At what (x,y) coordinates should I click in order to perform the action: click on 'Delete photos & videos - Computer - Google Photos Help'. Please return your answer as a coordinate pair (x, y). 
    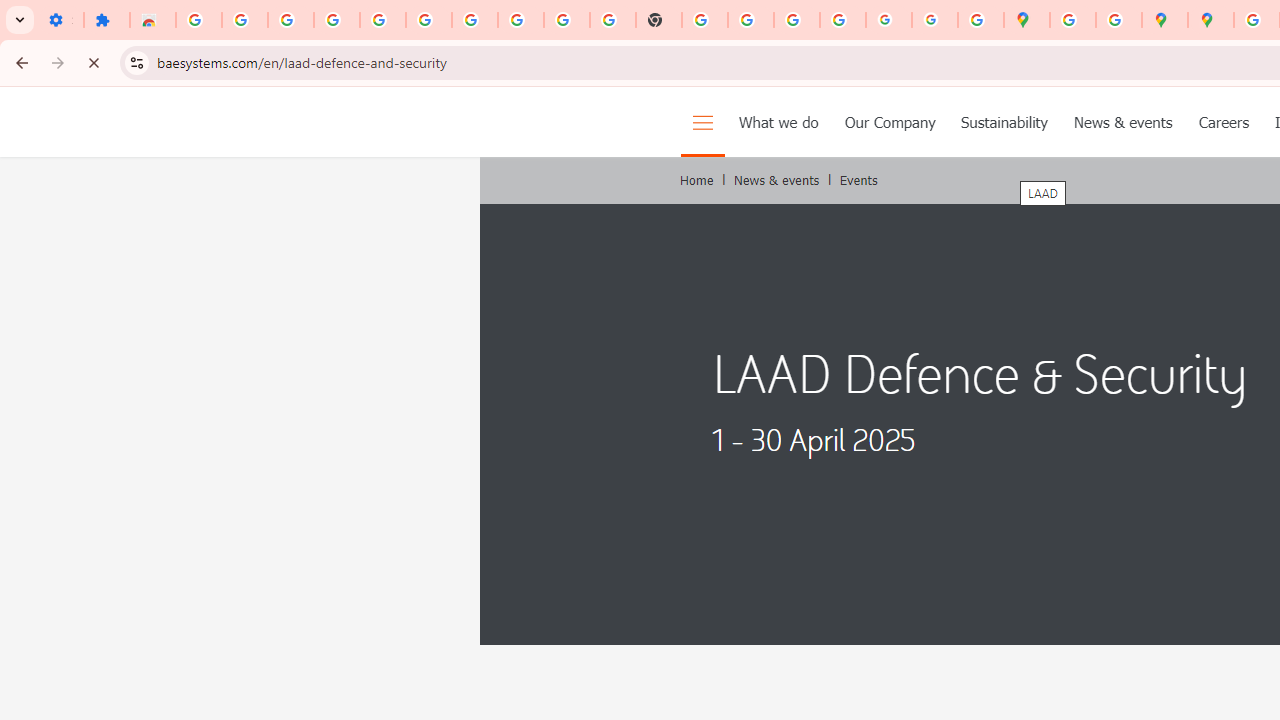
    Looking at the image, I should click on (289, 20).